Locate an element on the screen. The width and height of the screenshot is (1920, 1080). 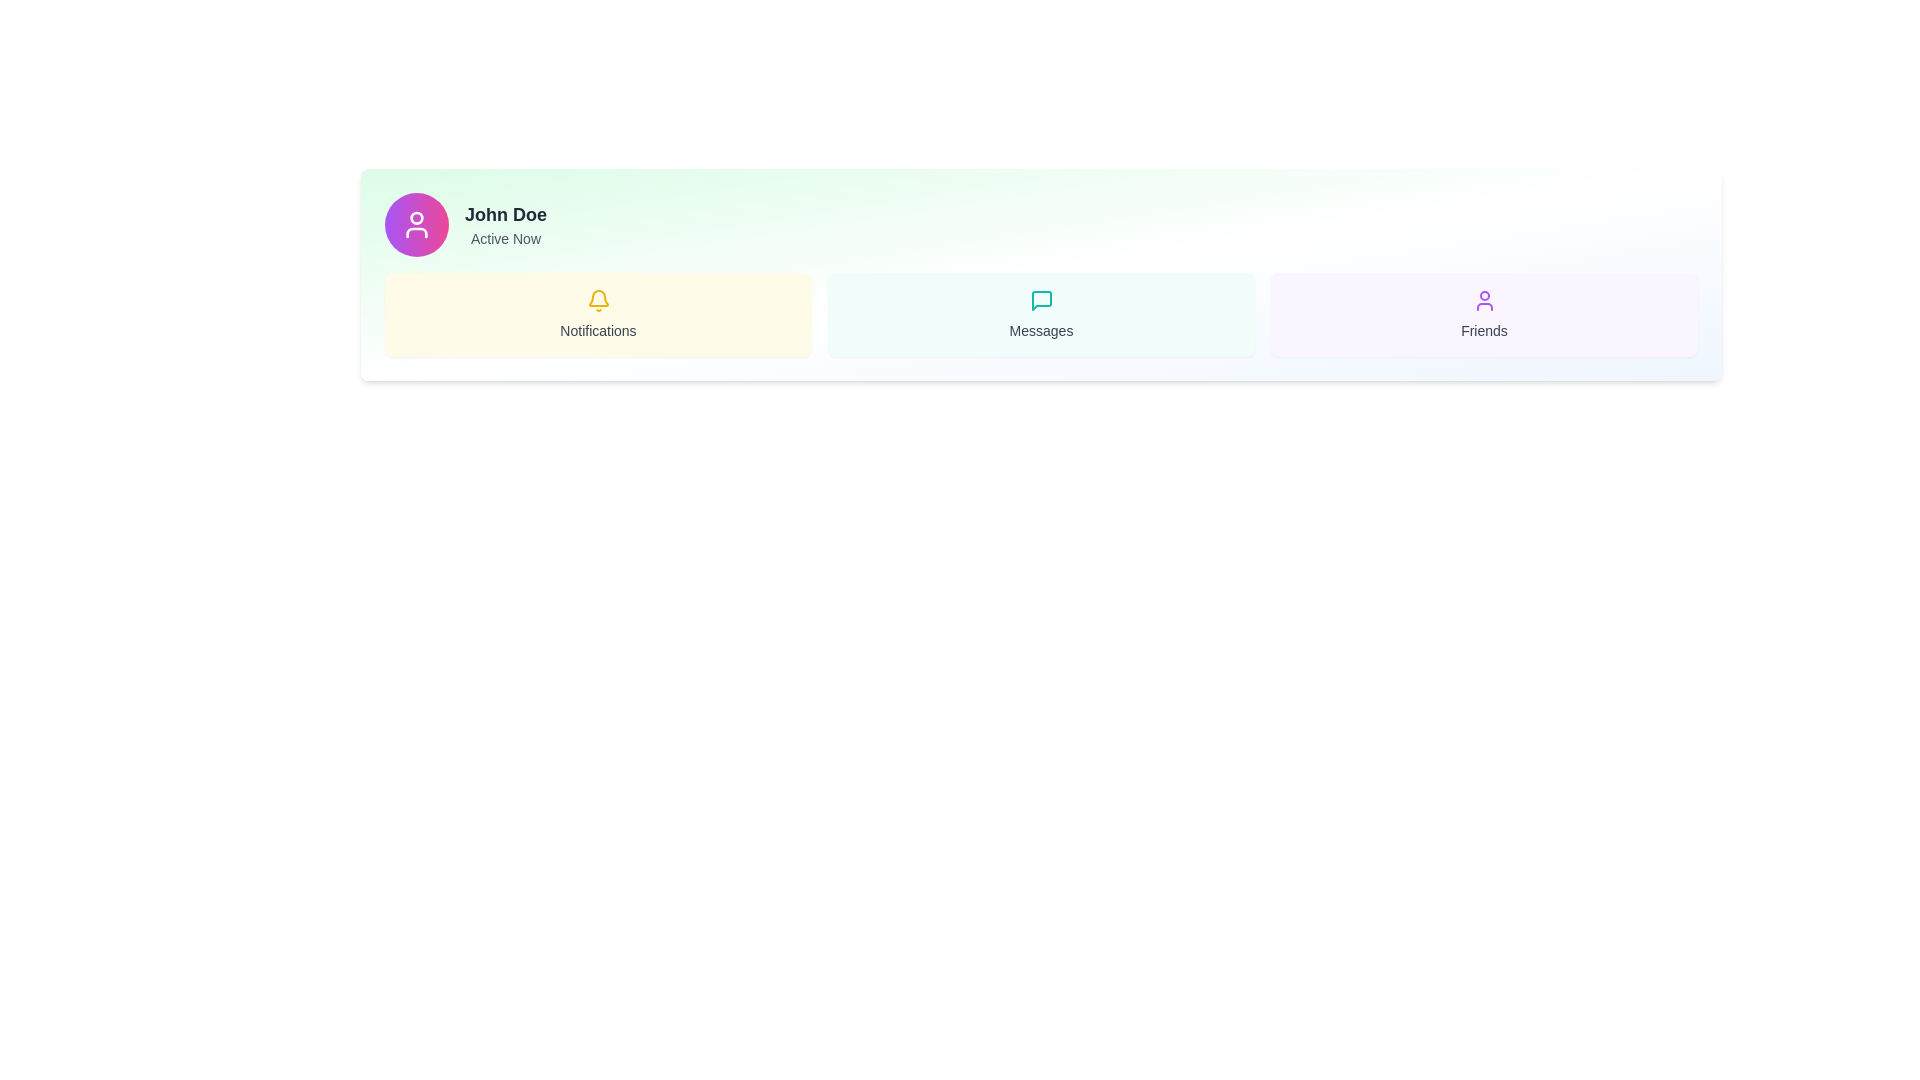
the messaging icon located in the 'Messages' section is located at coordinates (1040, 300).